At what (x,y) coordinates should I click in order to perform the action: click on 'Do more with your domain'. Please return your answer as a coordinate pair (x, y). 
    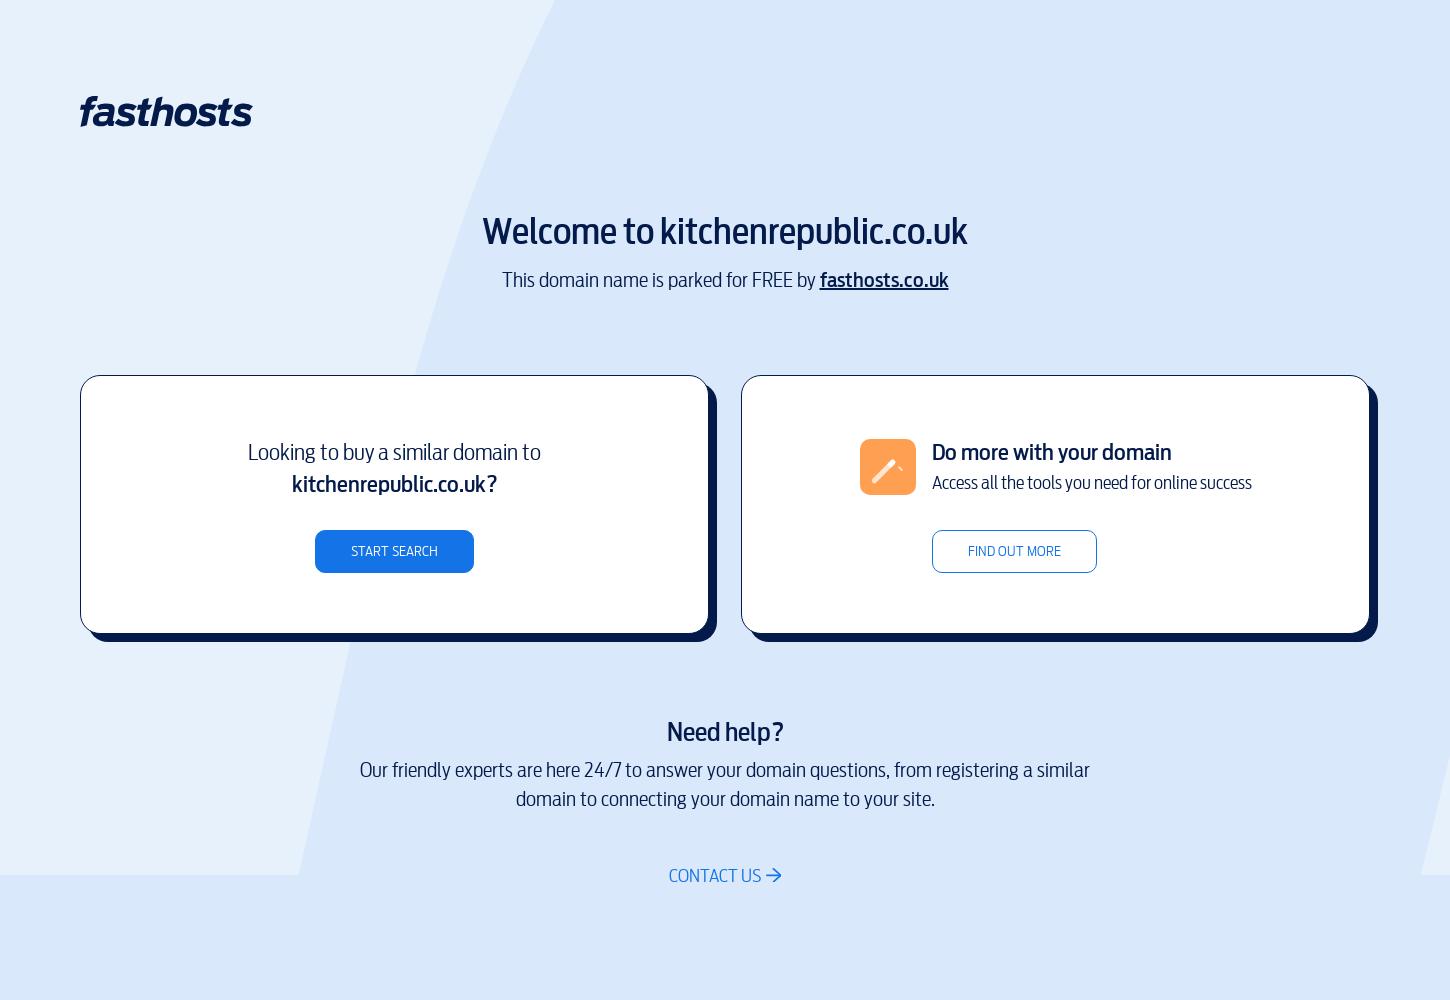
    Looking at the image, I should click on (1050, 450).